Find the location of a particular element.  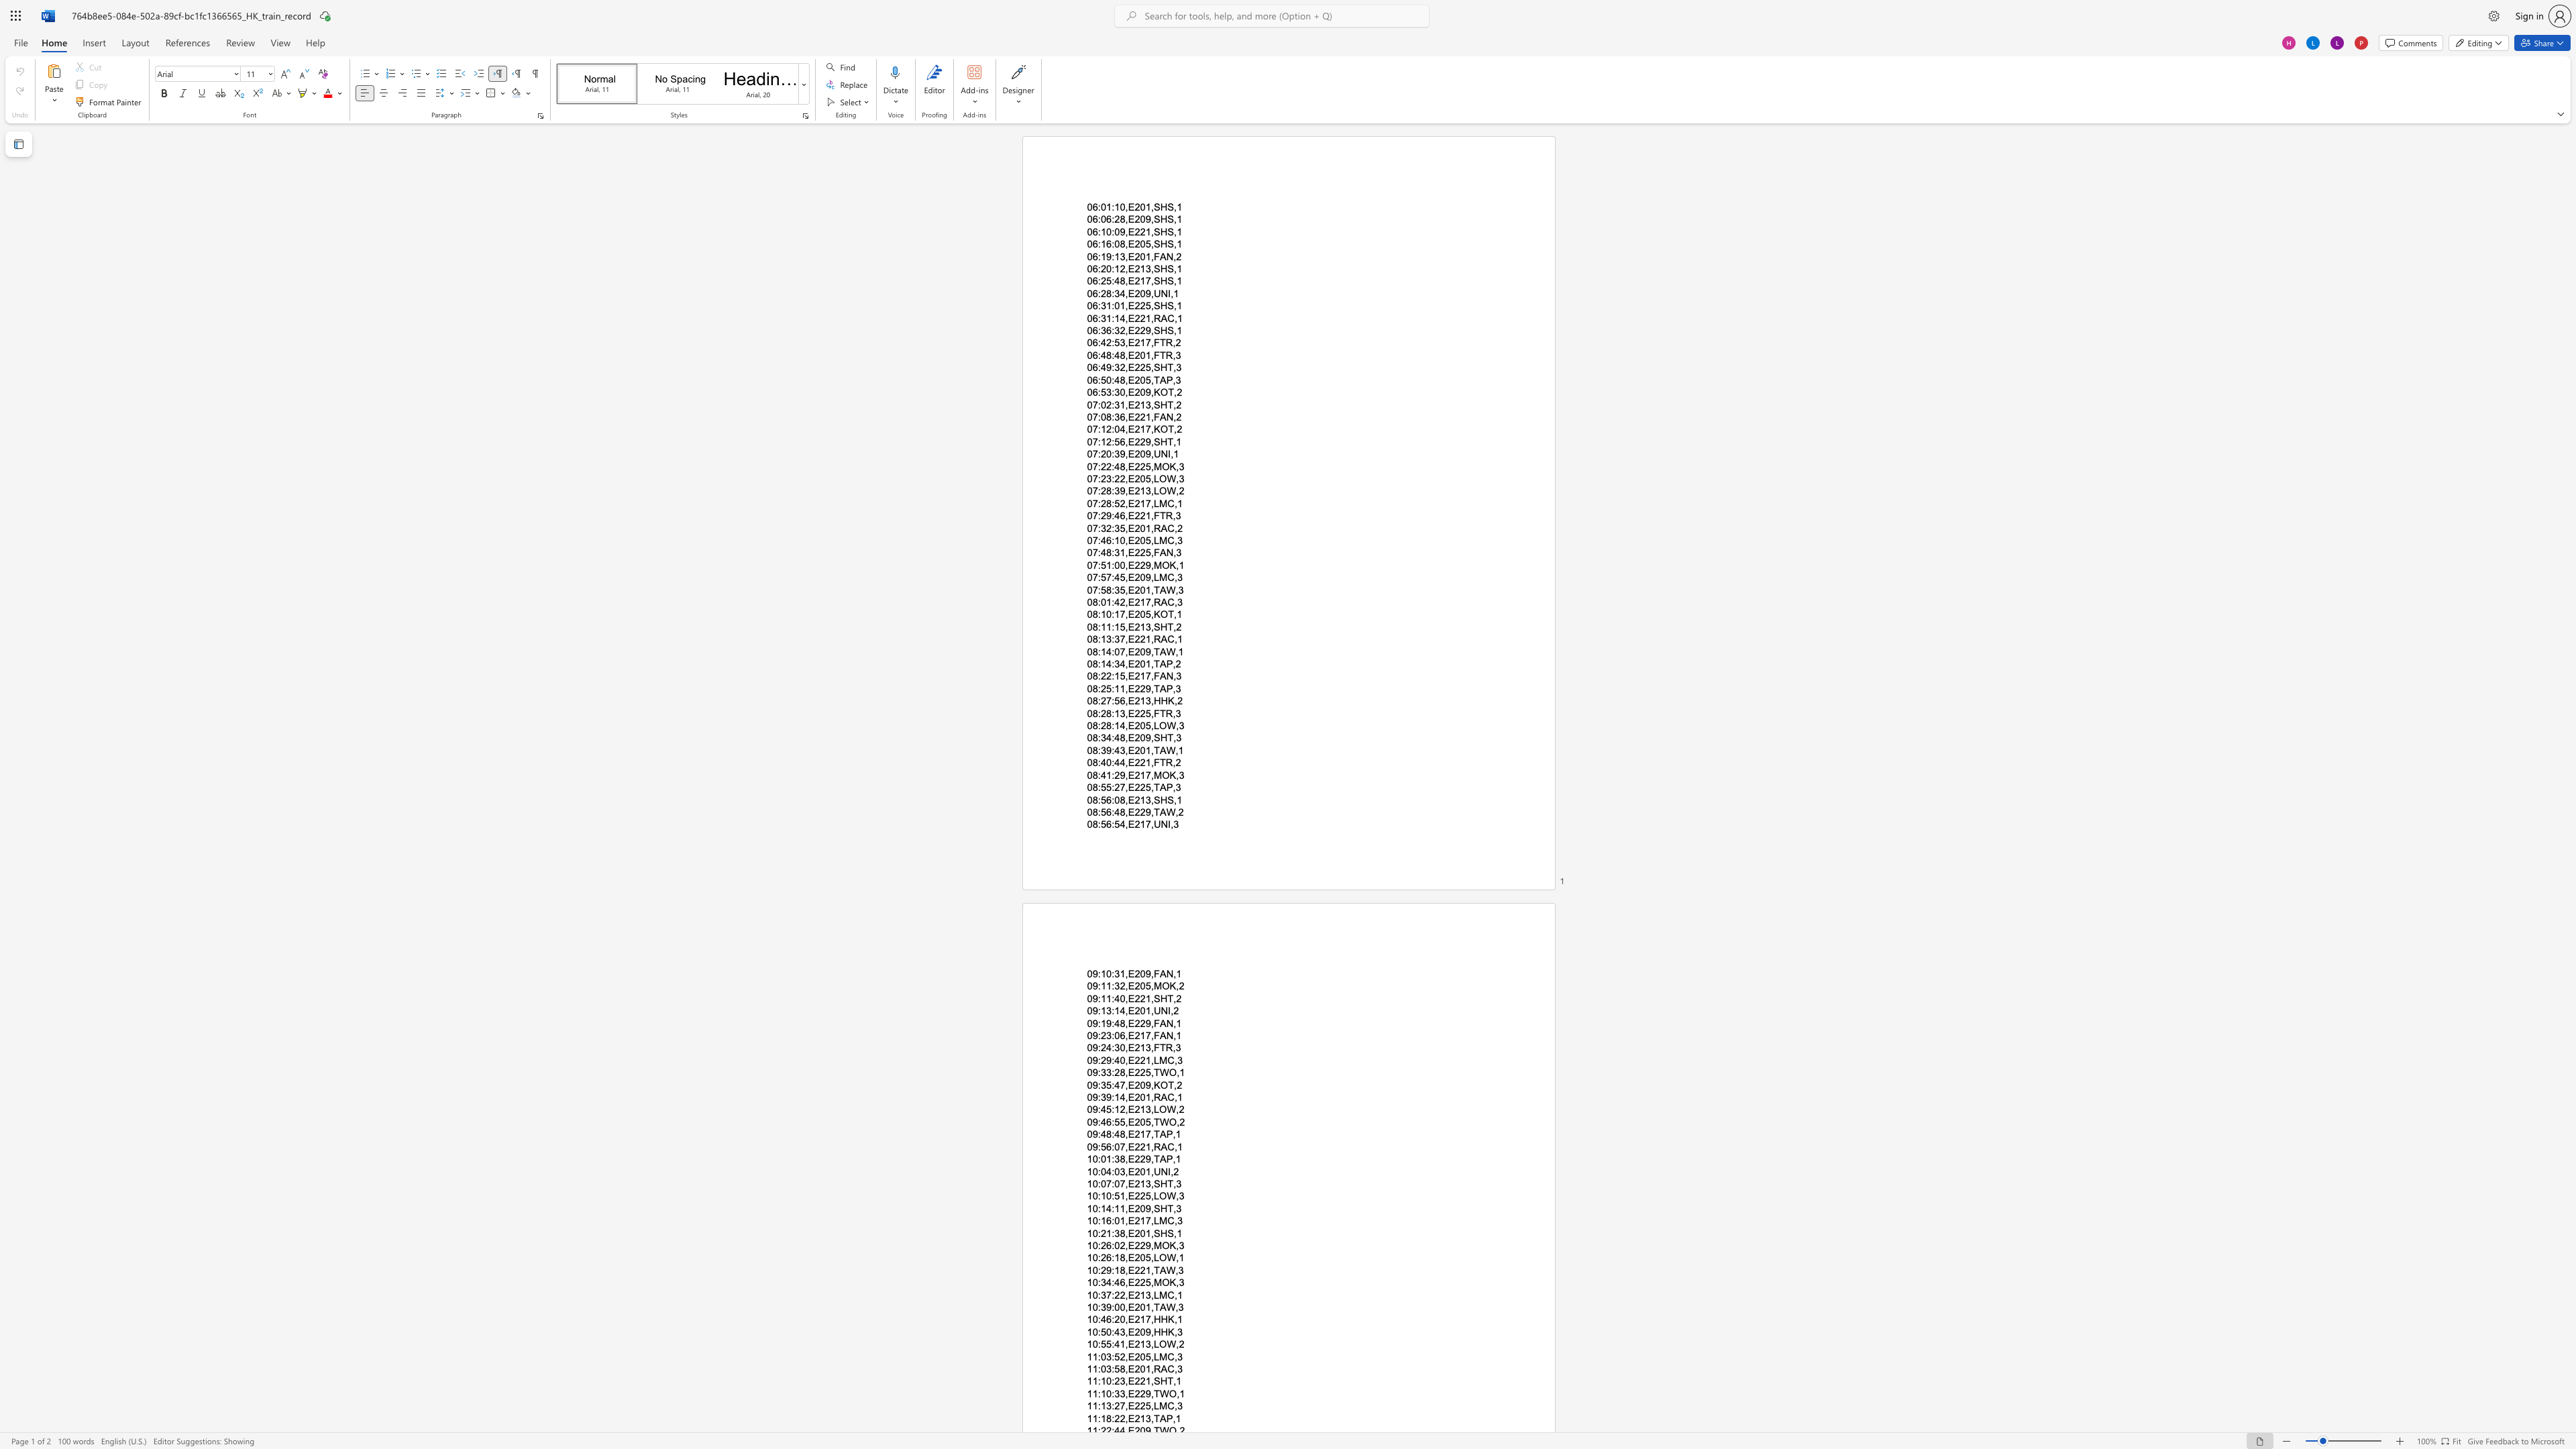

the subset text "P,2" within the text "08:14:34,E201,TAP,2" is located at coordinates (1165, 663).